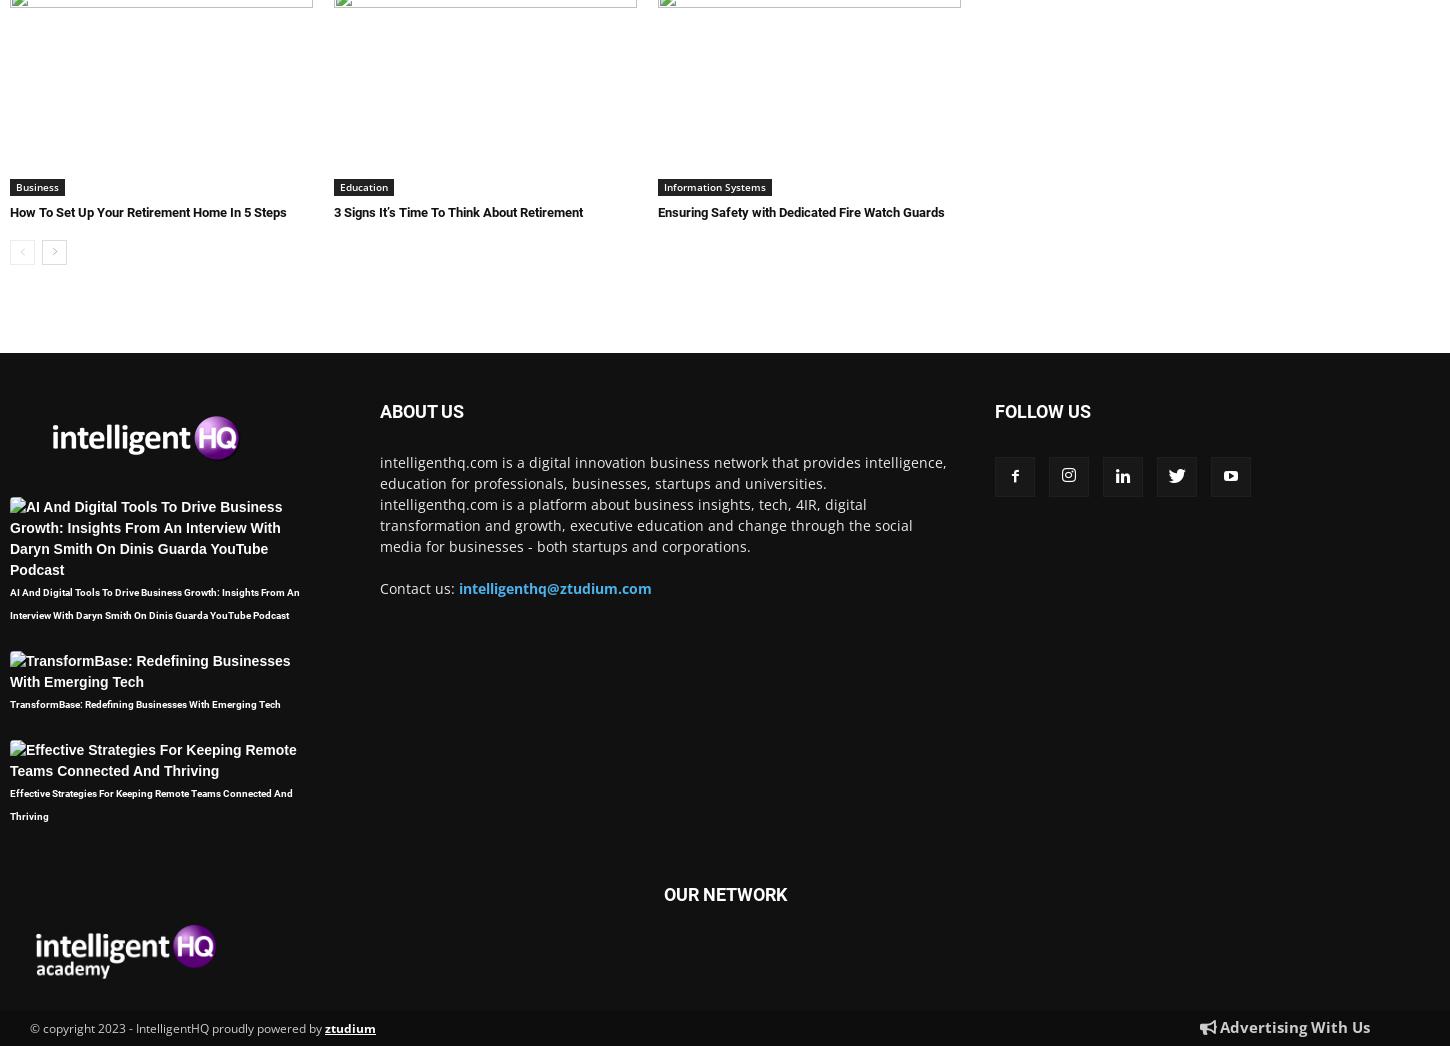 This screenshot has height=1046, width=1450. What do you see at coordinates (661, 894) in the screenshot?
I see `'OUR NETWORK'` at bounding box center [661, 894].